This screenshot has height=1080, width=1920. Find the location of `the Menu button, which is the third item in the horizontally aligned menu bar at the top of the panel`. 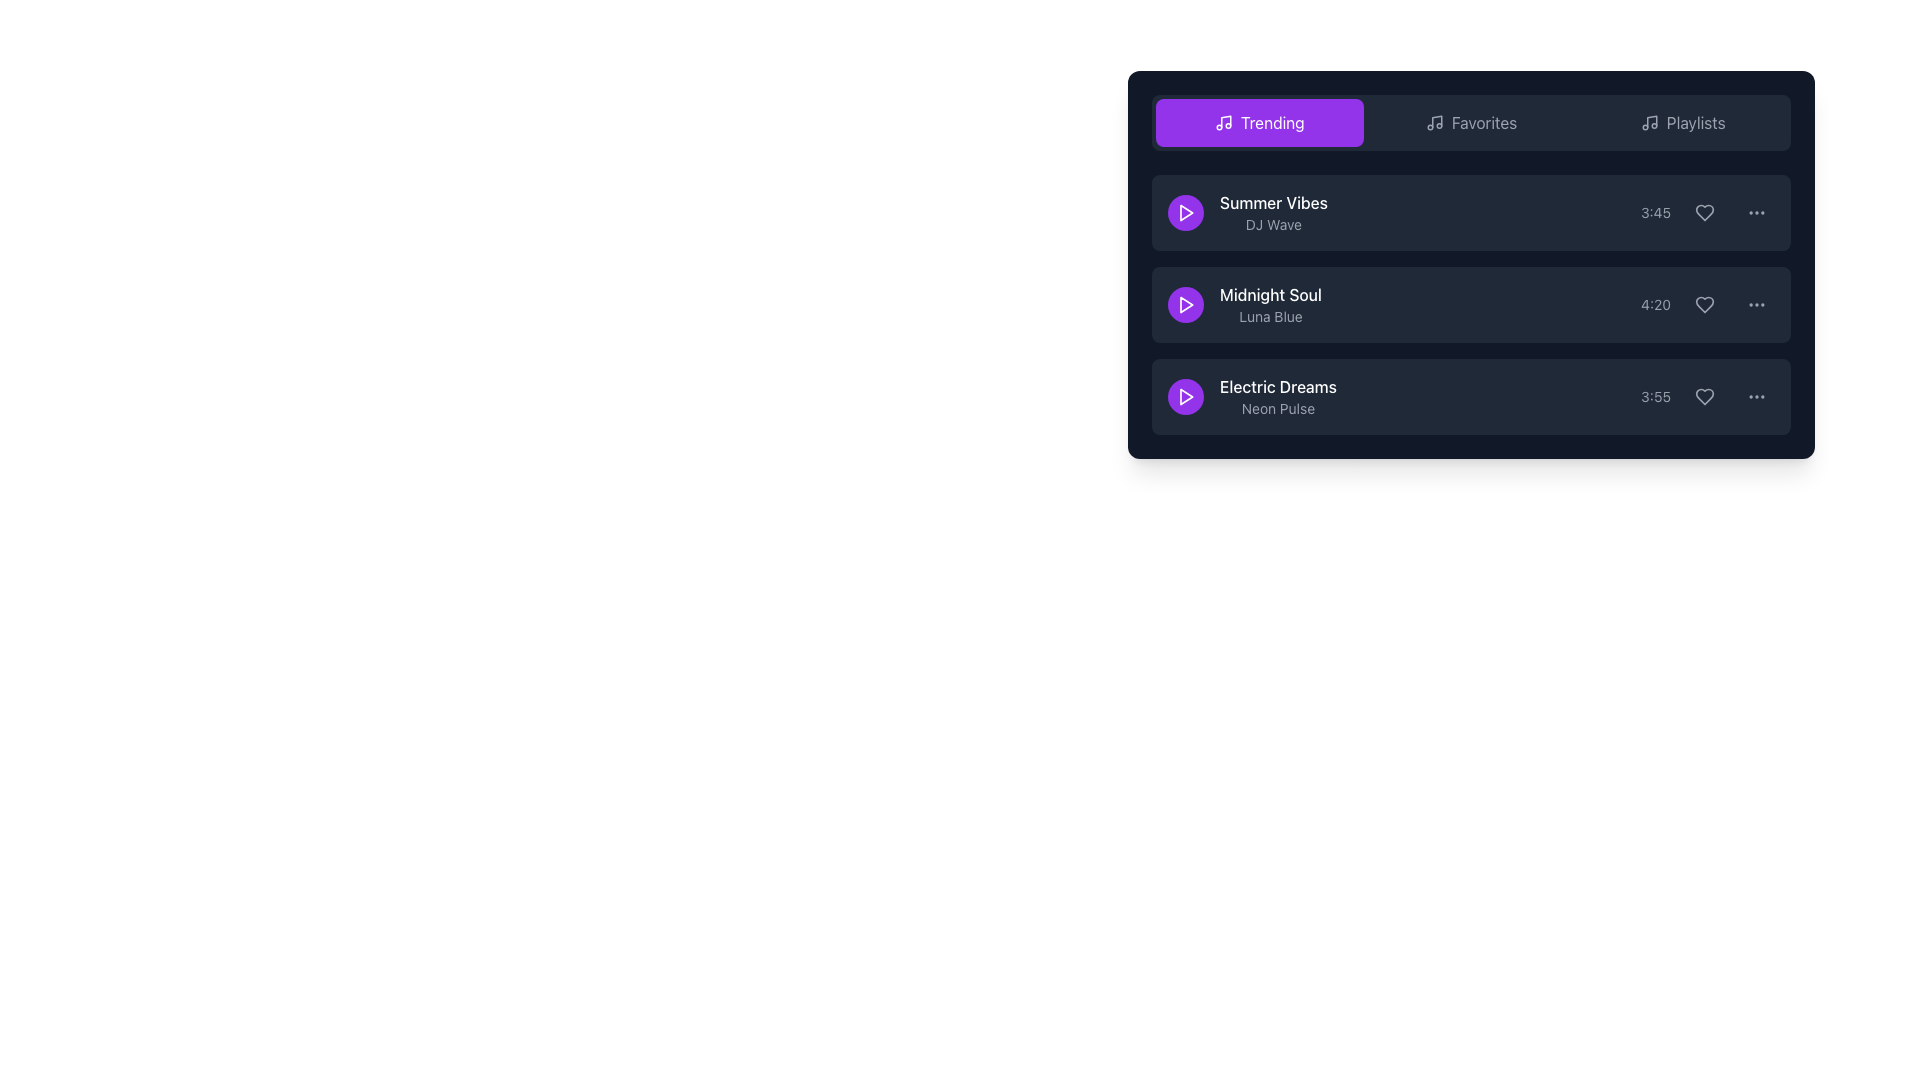

the Menu button, which is the third item in the horizontally aligned menu bar at the top of the panel is located at coordinates (1682, 123).